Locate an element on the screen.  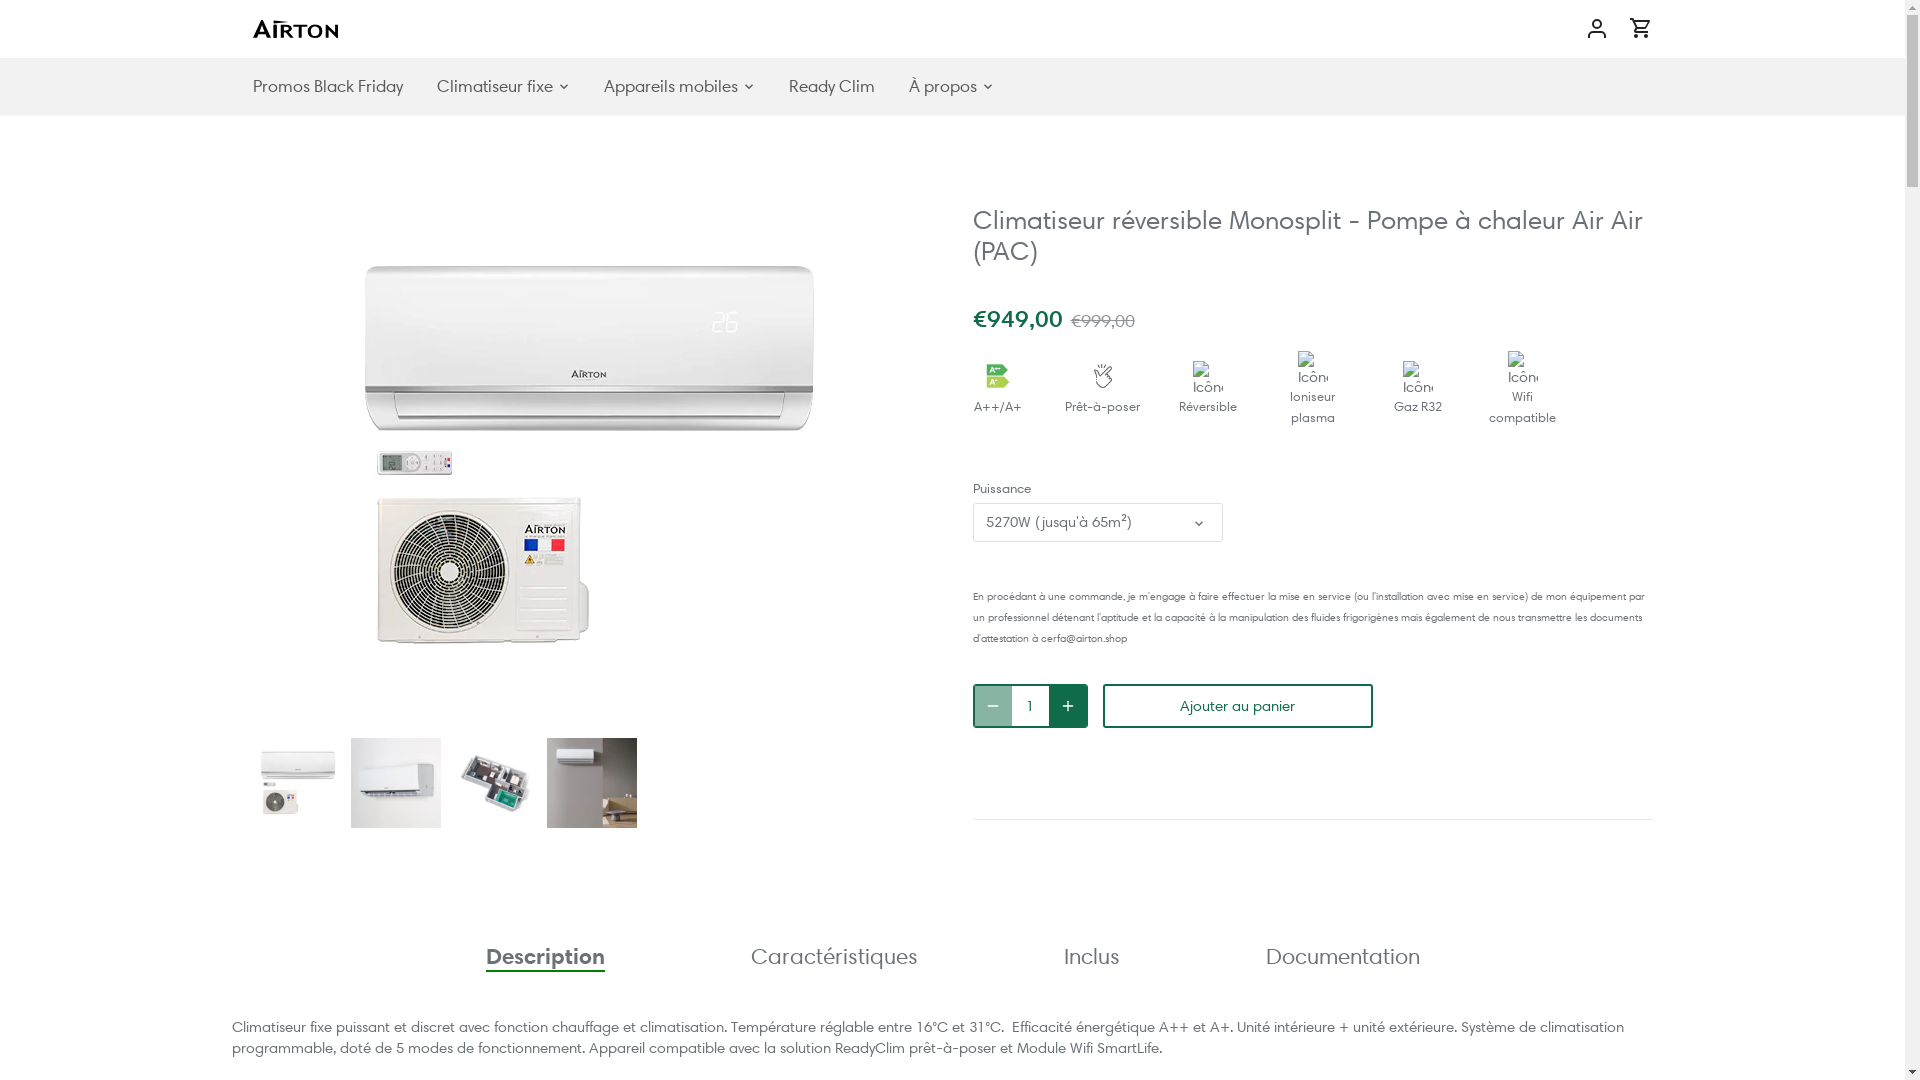
'Promos Black Friday' is located at coordinates (335, 84).